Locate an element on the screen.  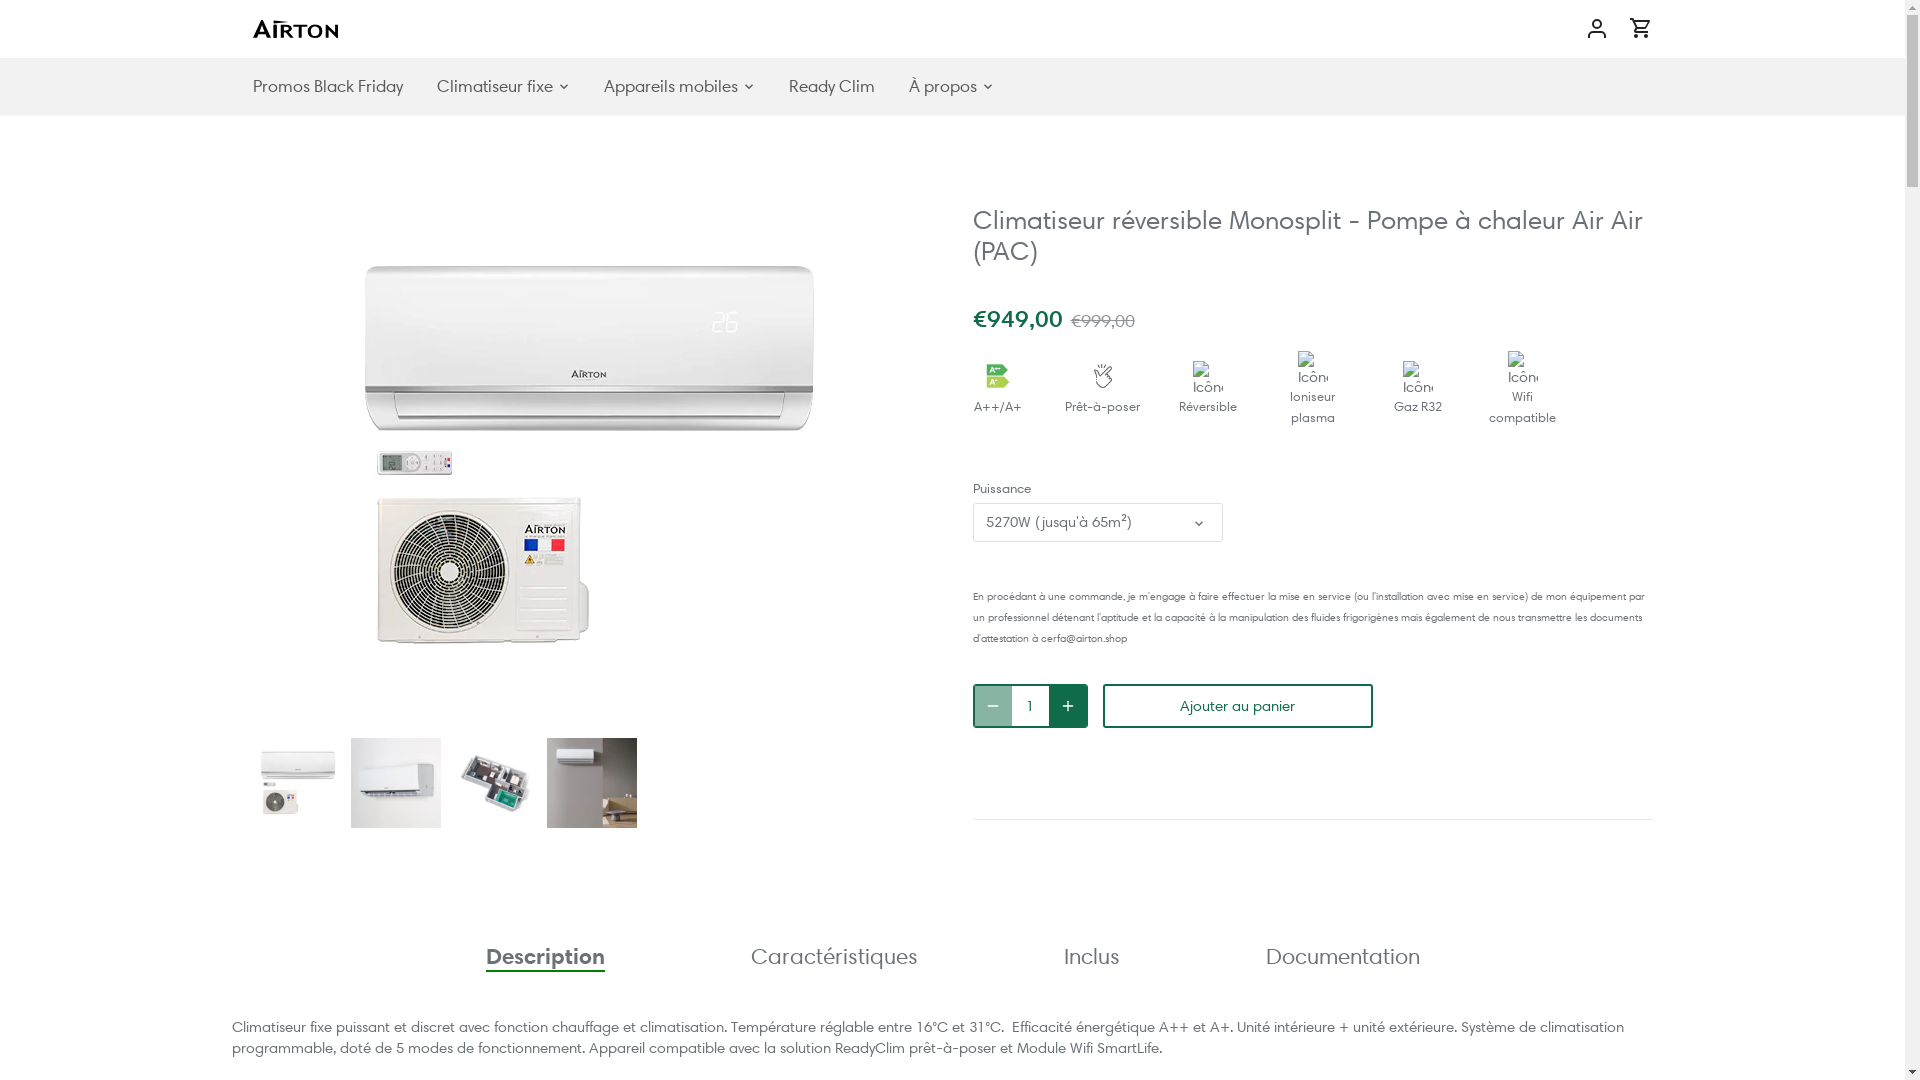
'Promos Black Friday' is located at coordinates (335, 84).